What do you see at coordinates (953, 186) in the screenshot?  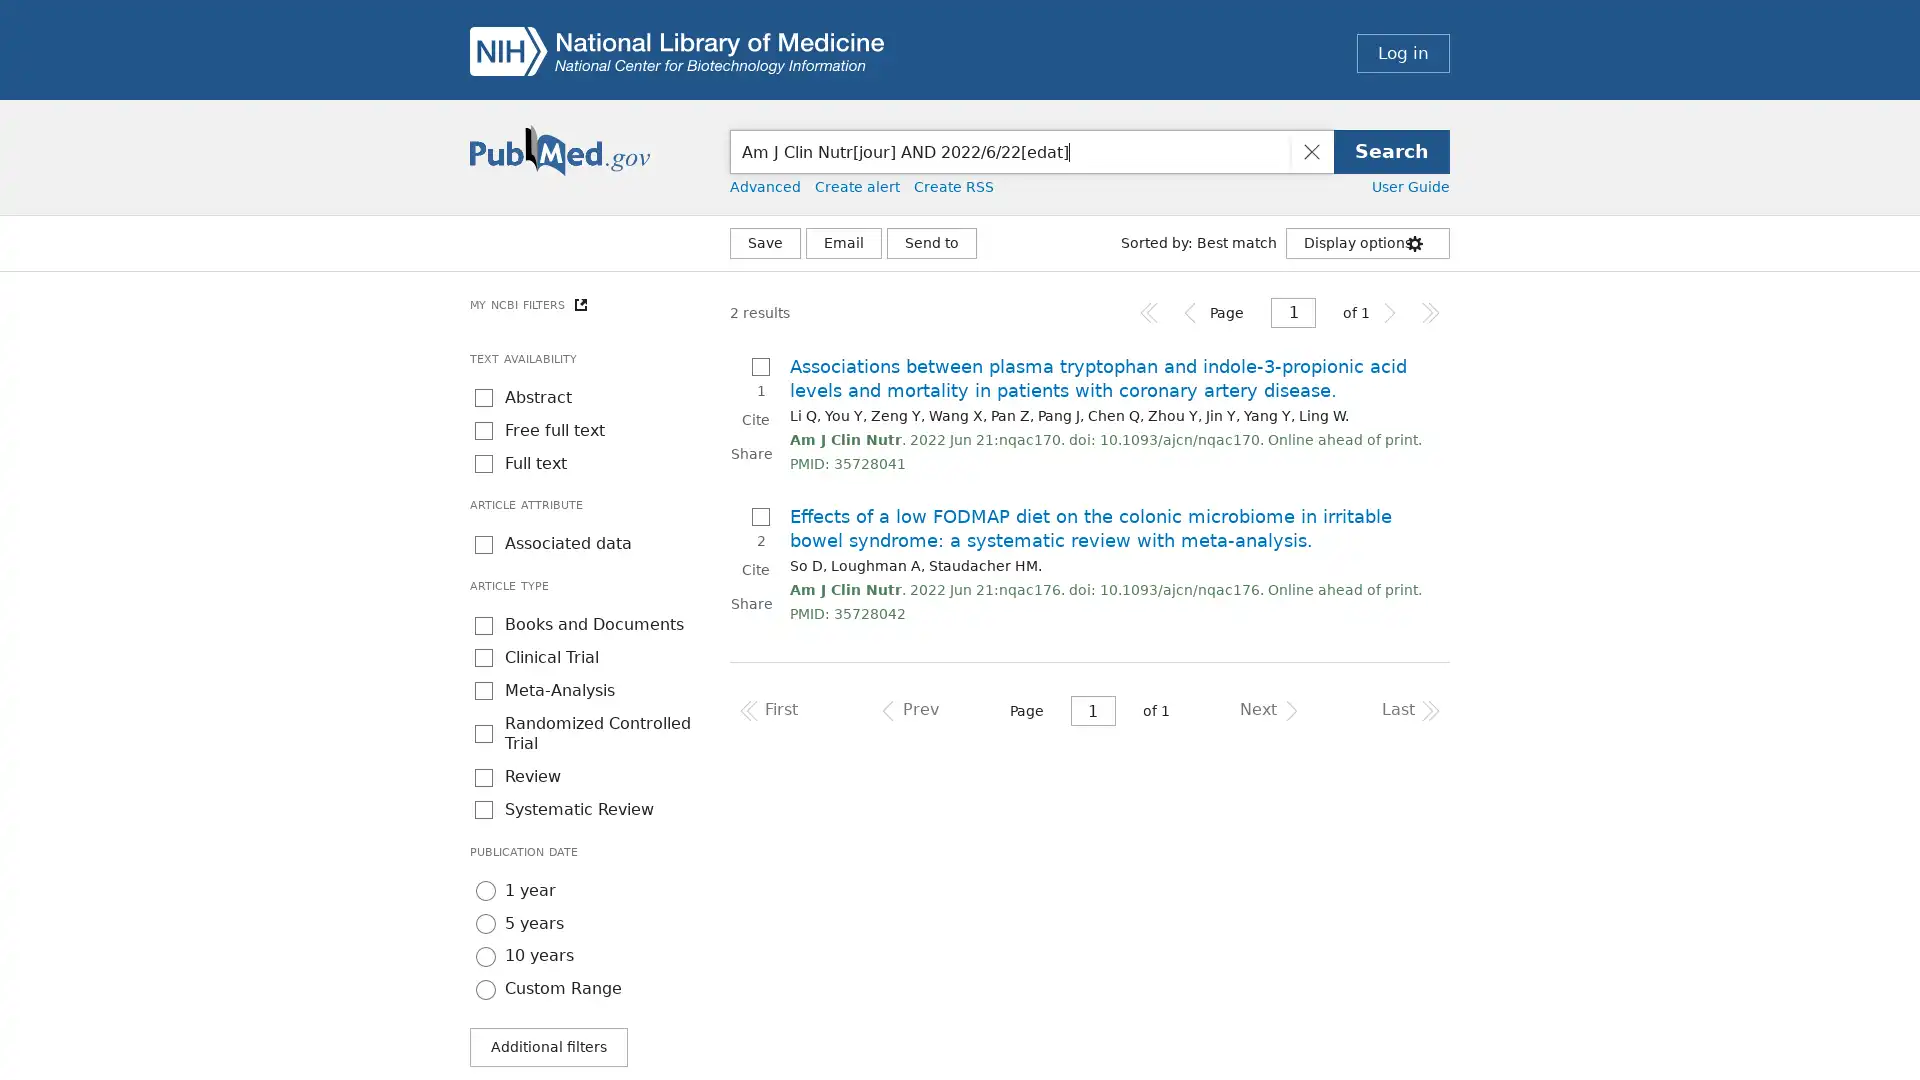 I see `Create RSS` at bounding box center [953, 186].